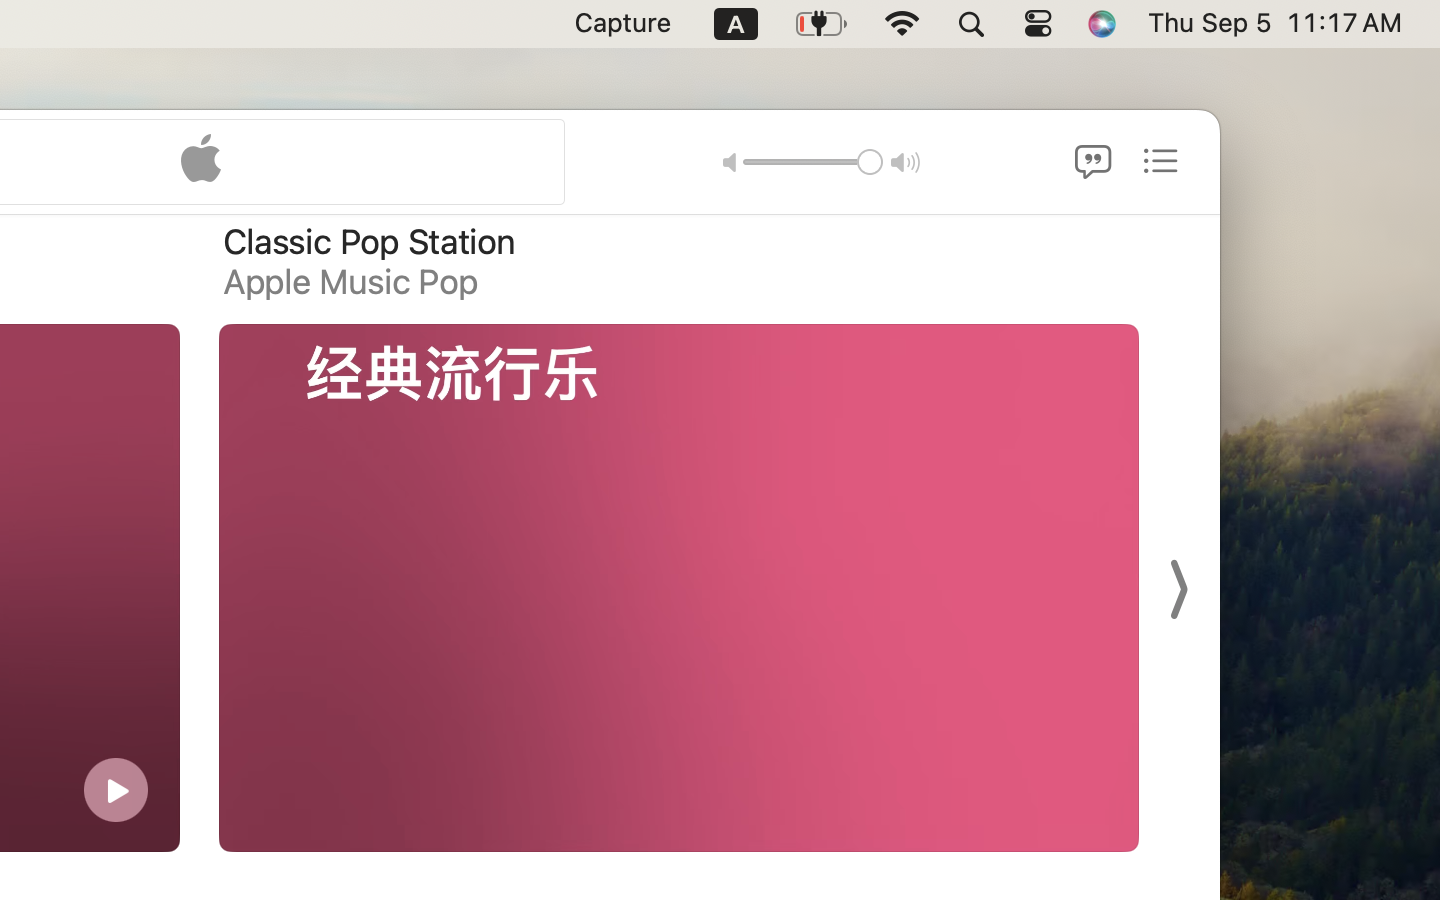 Image resolution: width=1440 pixels, height=900 pixels. I want to click on '1.0', so click(812, 161).